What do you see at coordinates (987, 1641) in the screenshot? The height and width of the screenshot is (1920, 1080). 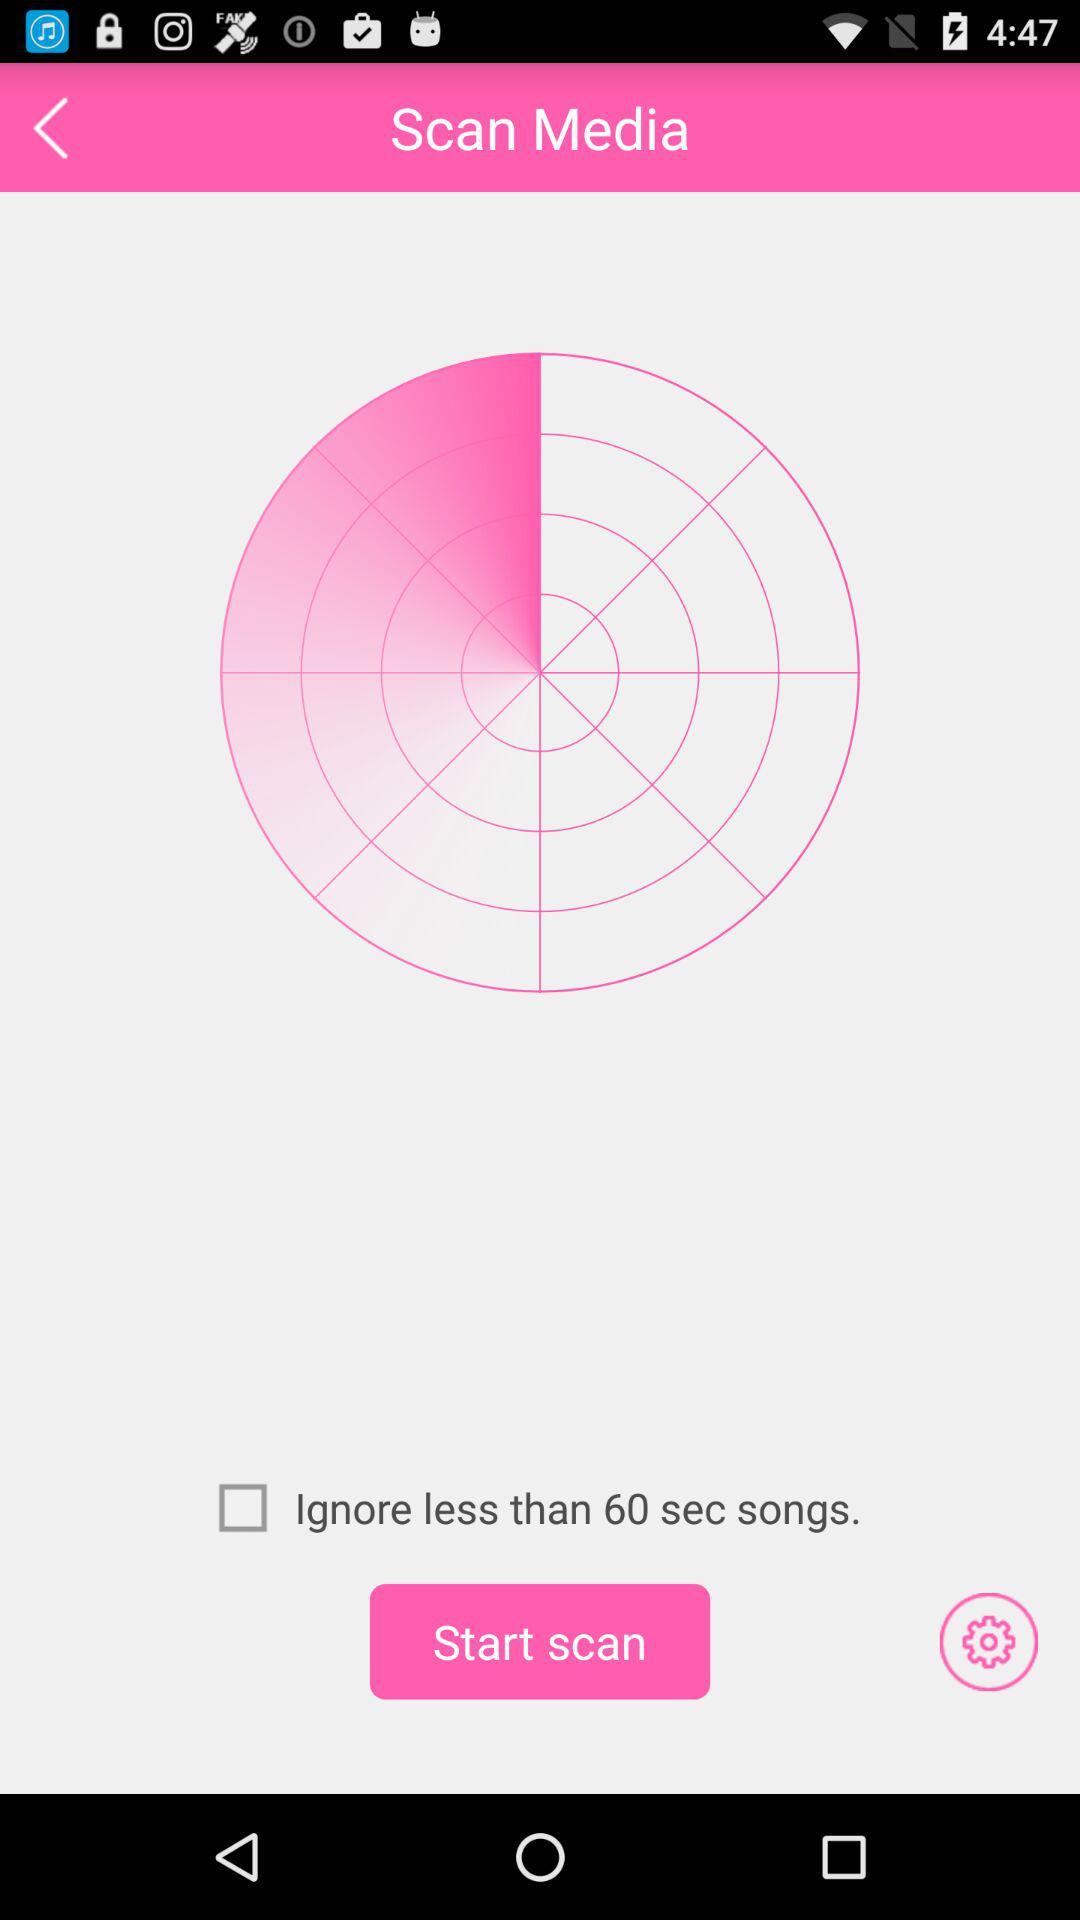 I see `item next to start scan item` at bounding box center [987, 1641].